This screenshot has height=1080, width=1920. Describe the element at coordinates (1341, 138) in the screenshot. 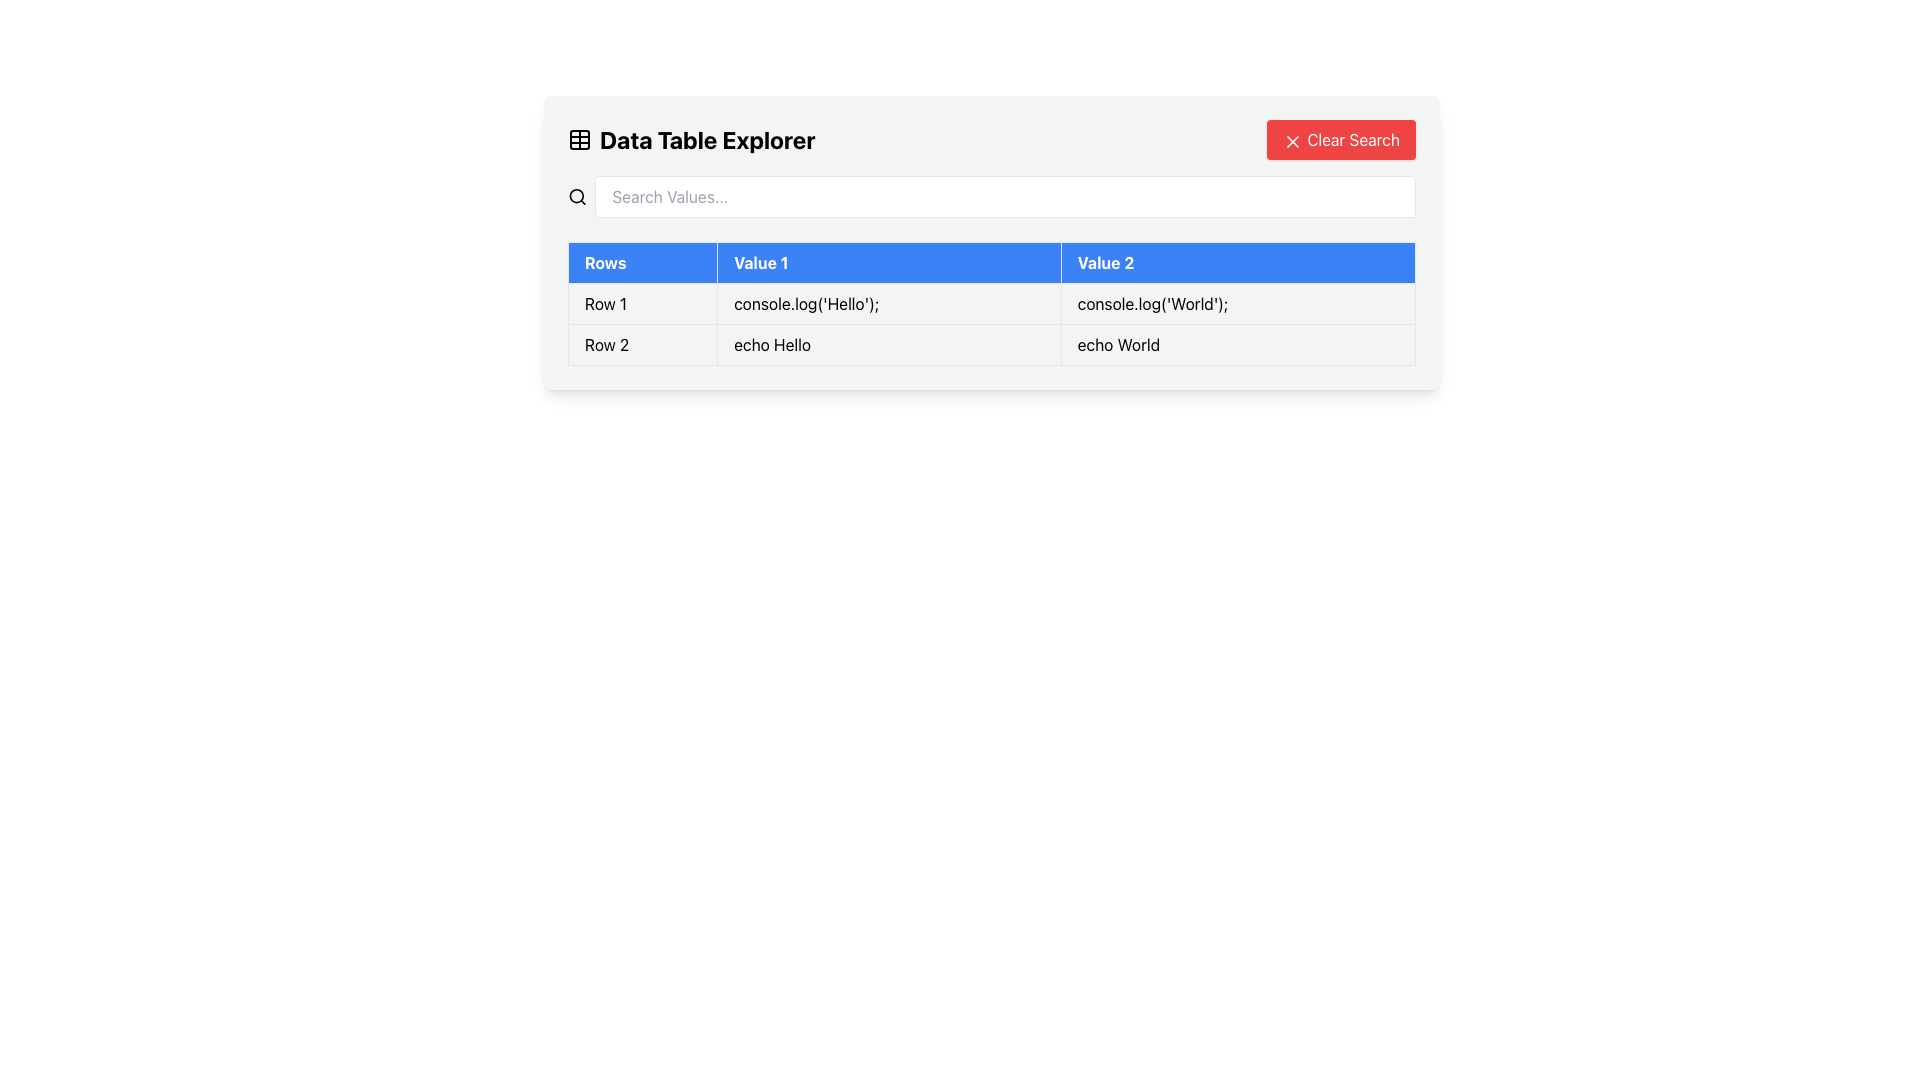

I see `the red 'Clear Search' button with white text located at the top-right corner of the 'Data Table Explorer' bar` at that location.